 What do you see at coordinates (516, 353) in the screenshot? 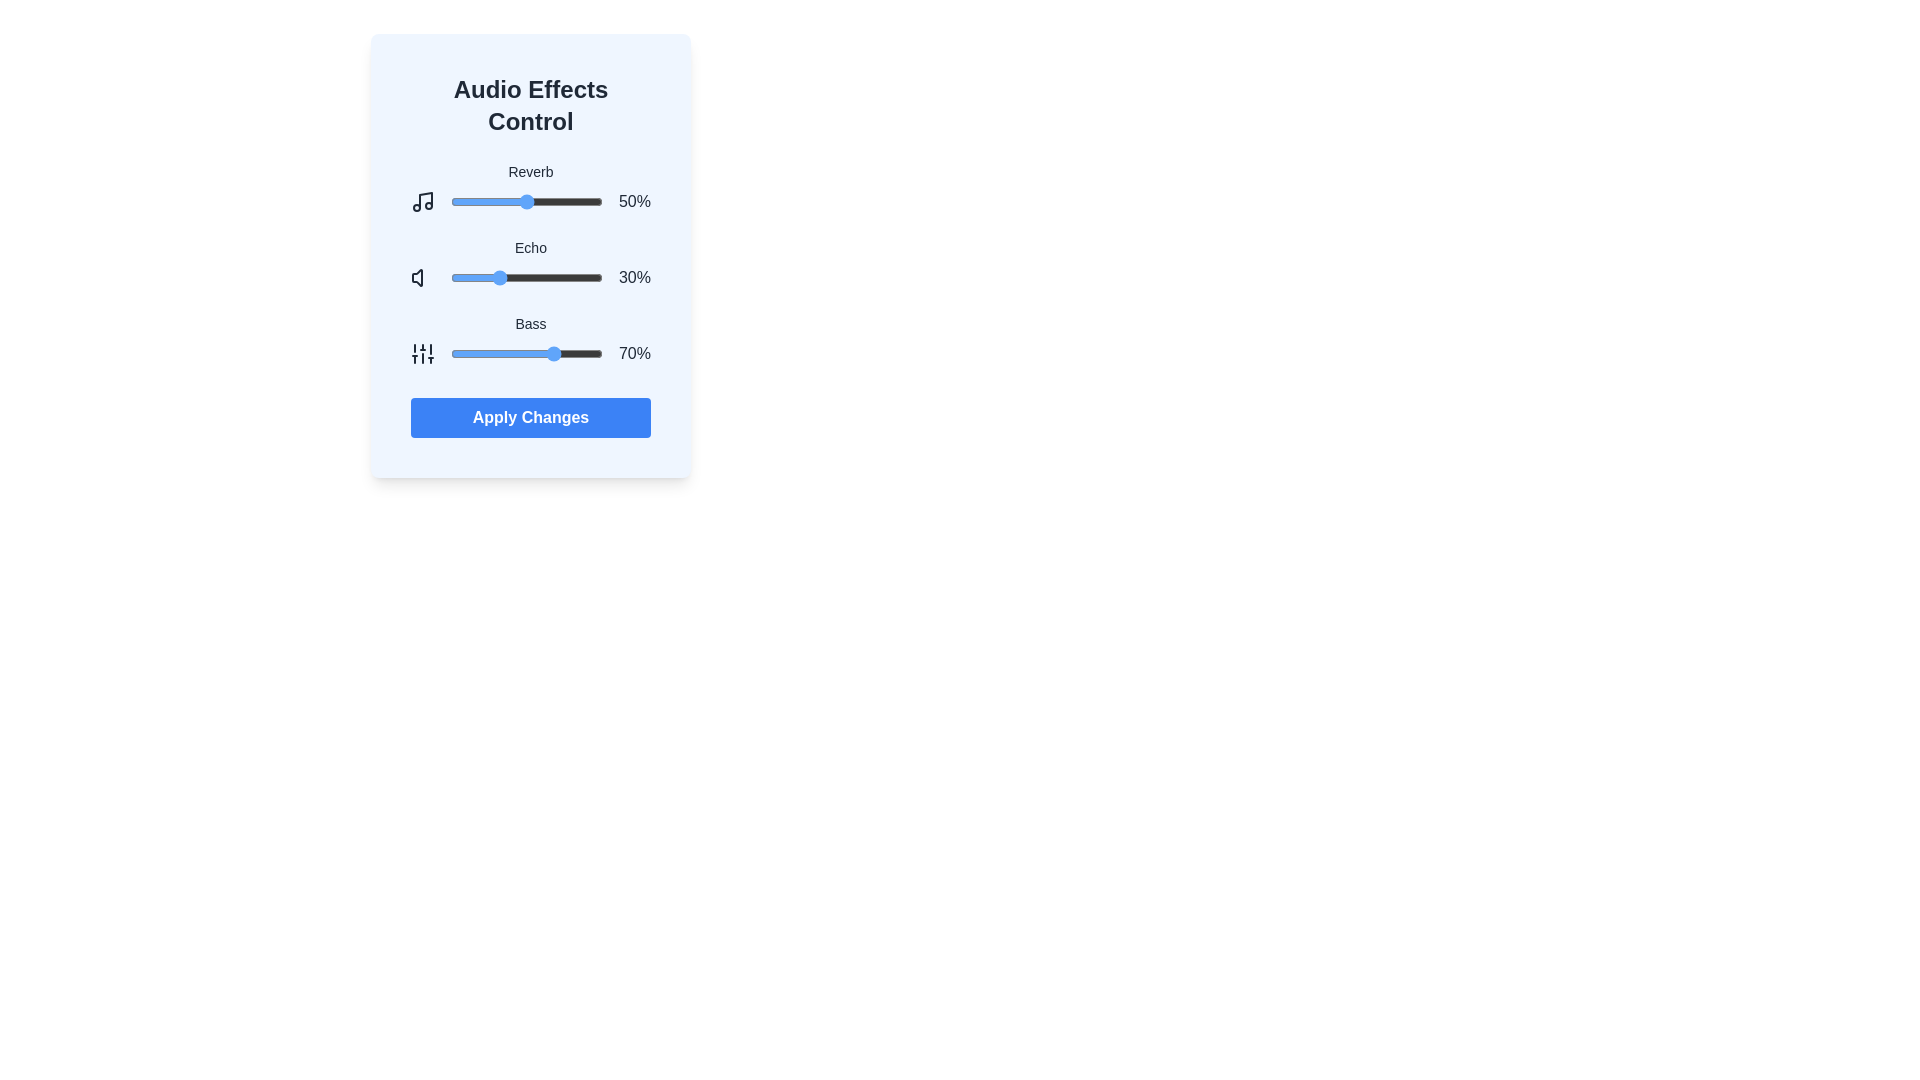
I see `the bass level` at bounding box center [516, 353].